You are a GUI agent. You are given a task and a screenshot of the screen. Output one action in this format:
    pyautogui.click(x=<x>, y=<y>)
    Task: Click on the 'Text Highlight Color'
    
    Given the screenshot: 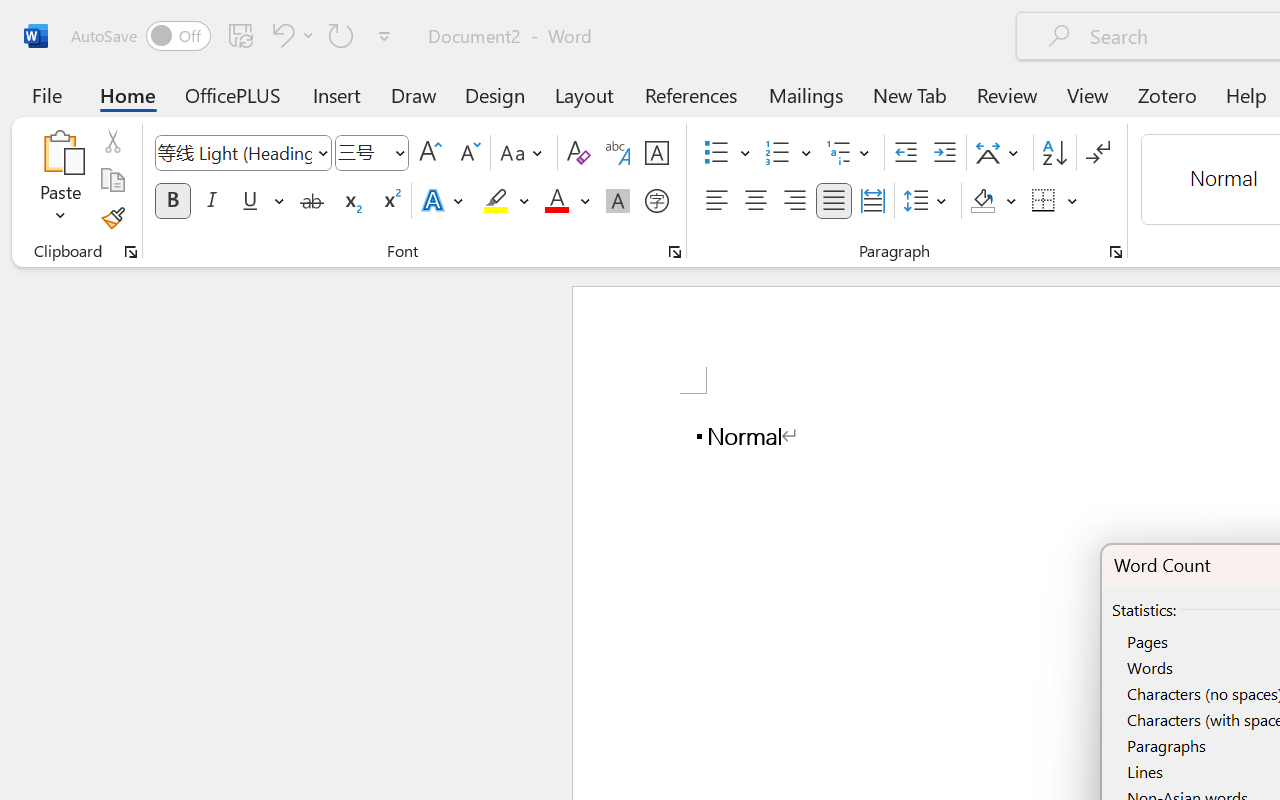 What is the action you would take?
    pyautogui.click(x=506, y=201)
    